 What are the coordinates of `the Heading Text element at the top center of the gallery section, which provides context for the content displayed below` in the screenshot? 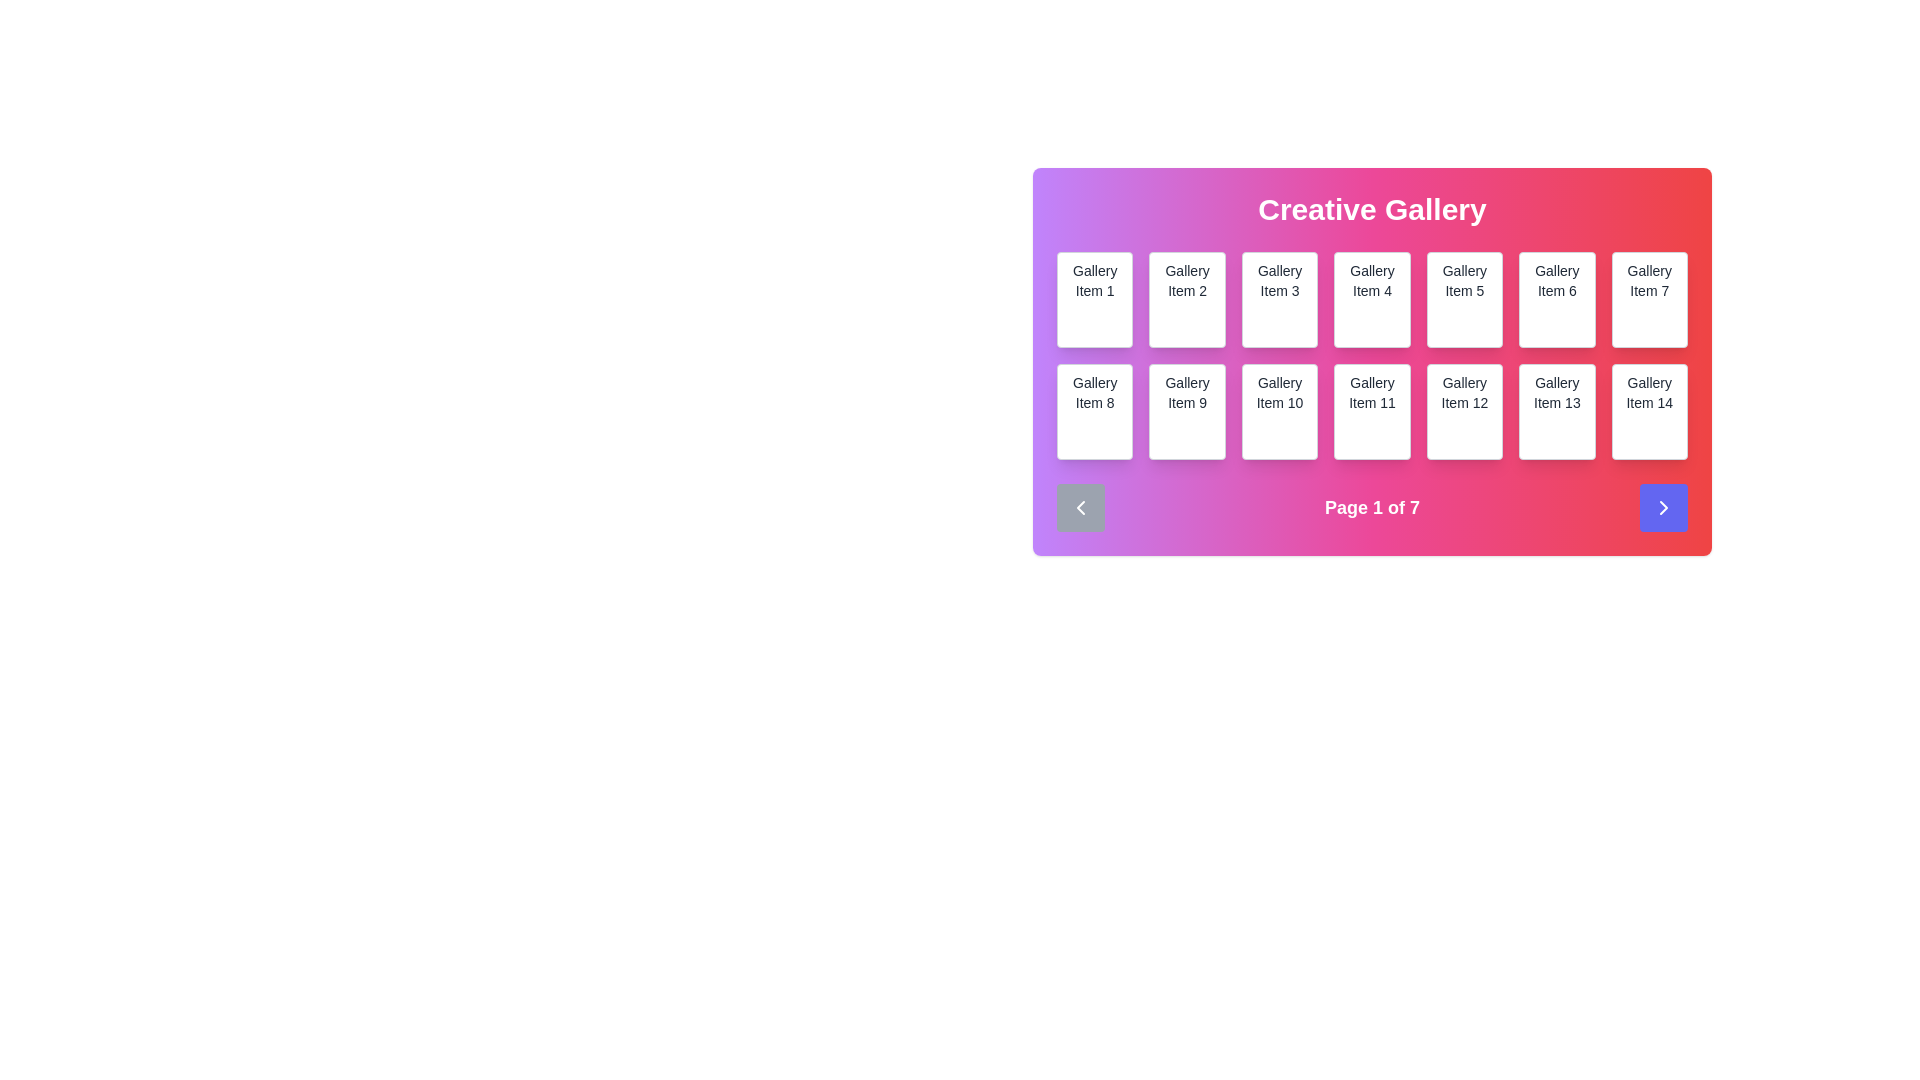 It's located at (1371, 209).